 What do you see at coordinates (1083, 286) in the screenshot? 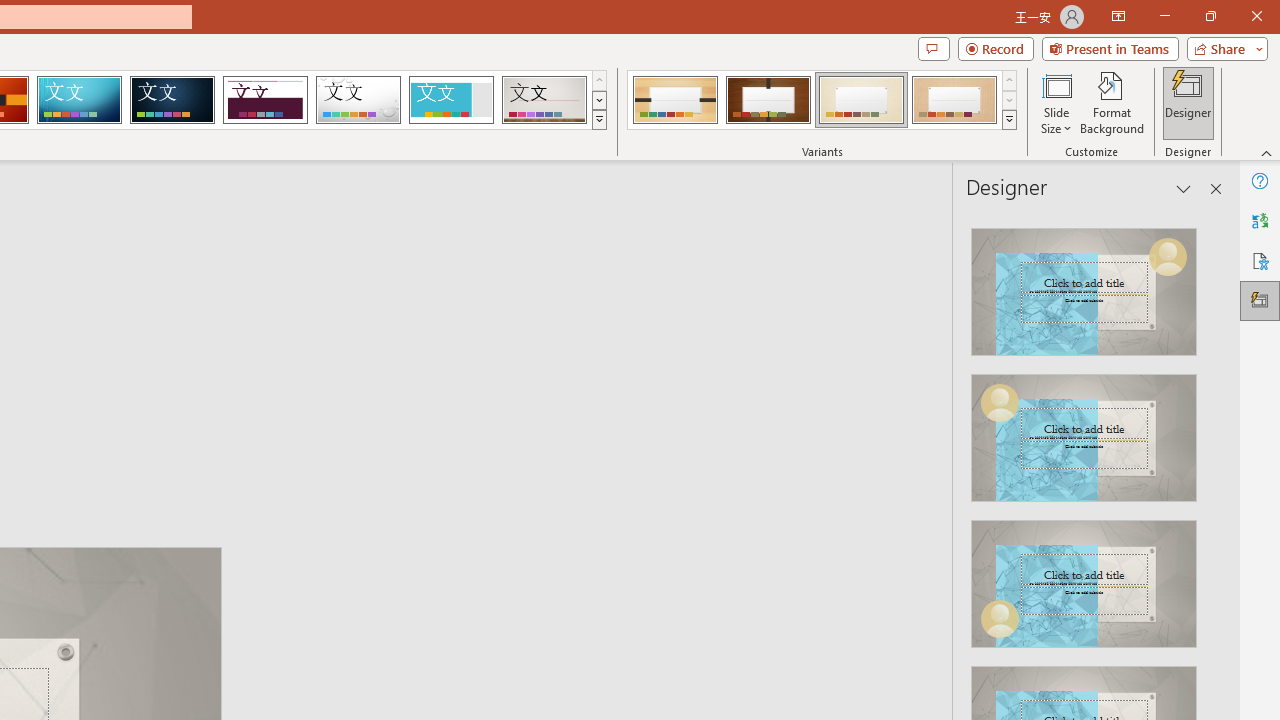
I see `'Recommended Design: Design Idea'` at bounding box center [1083, 286].